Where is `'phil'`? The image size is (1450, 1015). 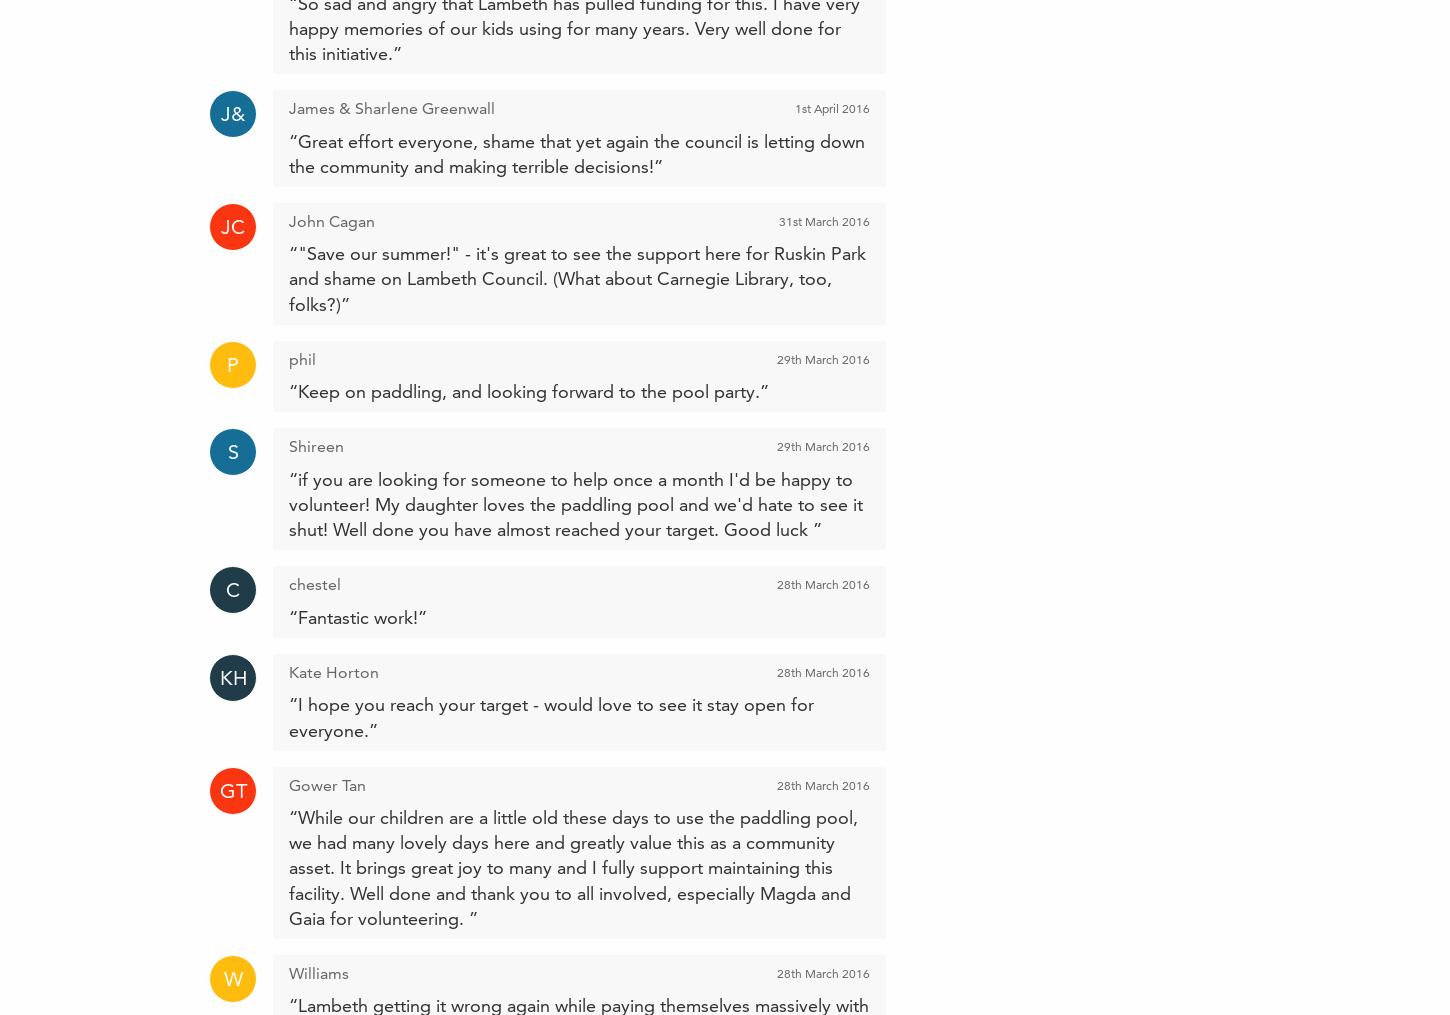 'phil' is located at coordinates (288, 357).